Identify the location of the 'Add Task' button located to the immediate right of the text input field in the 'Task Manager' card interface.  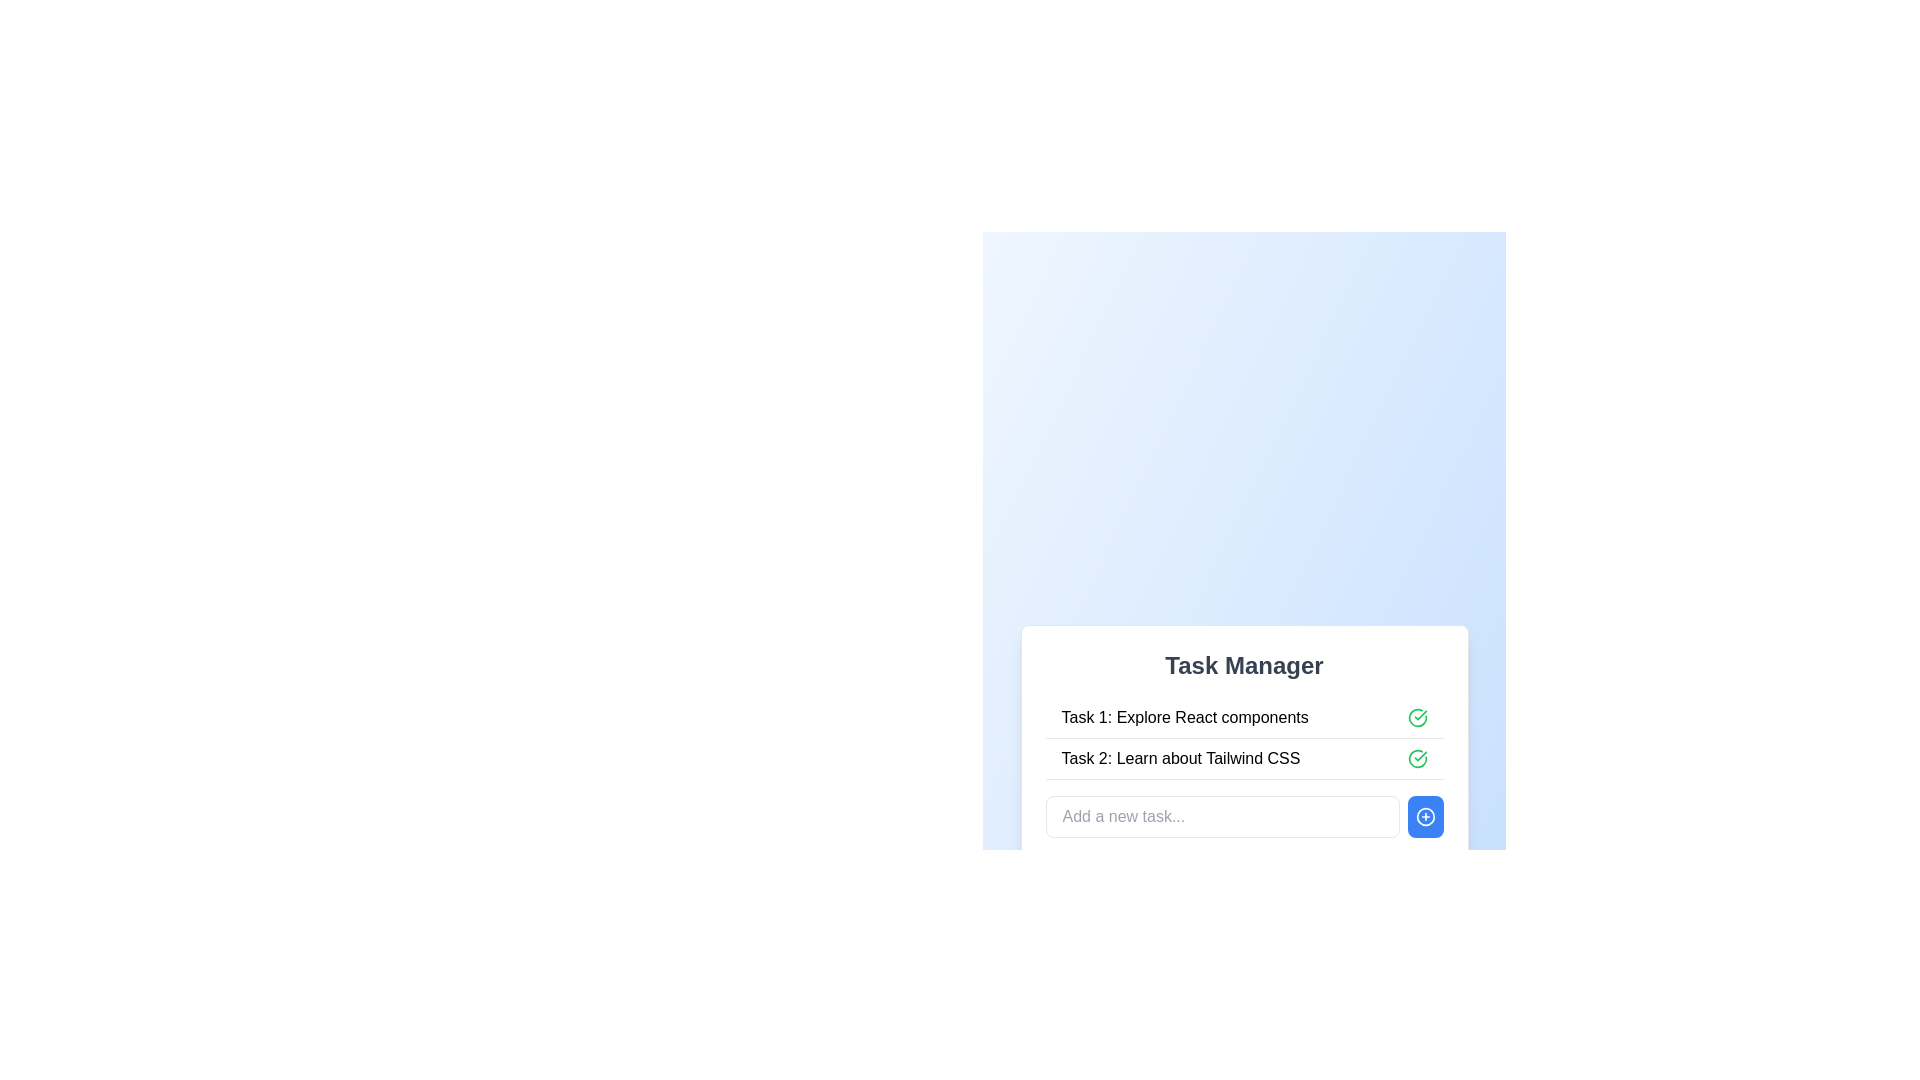
(1424, 817).